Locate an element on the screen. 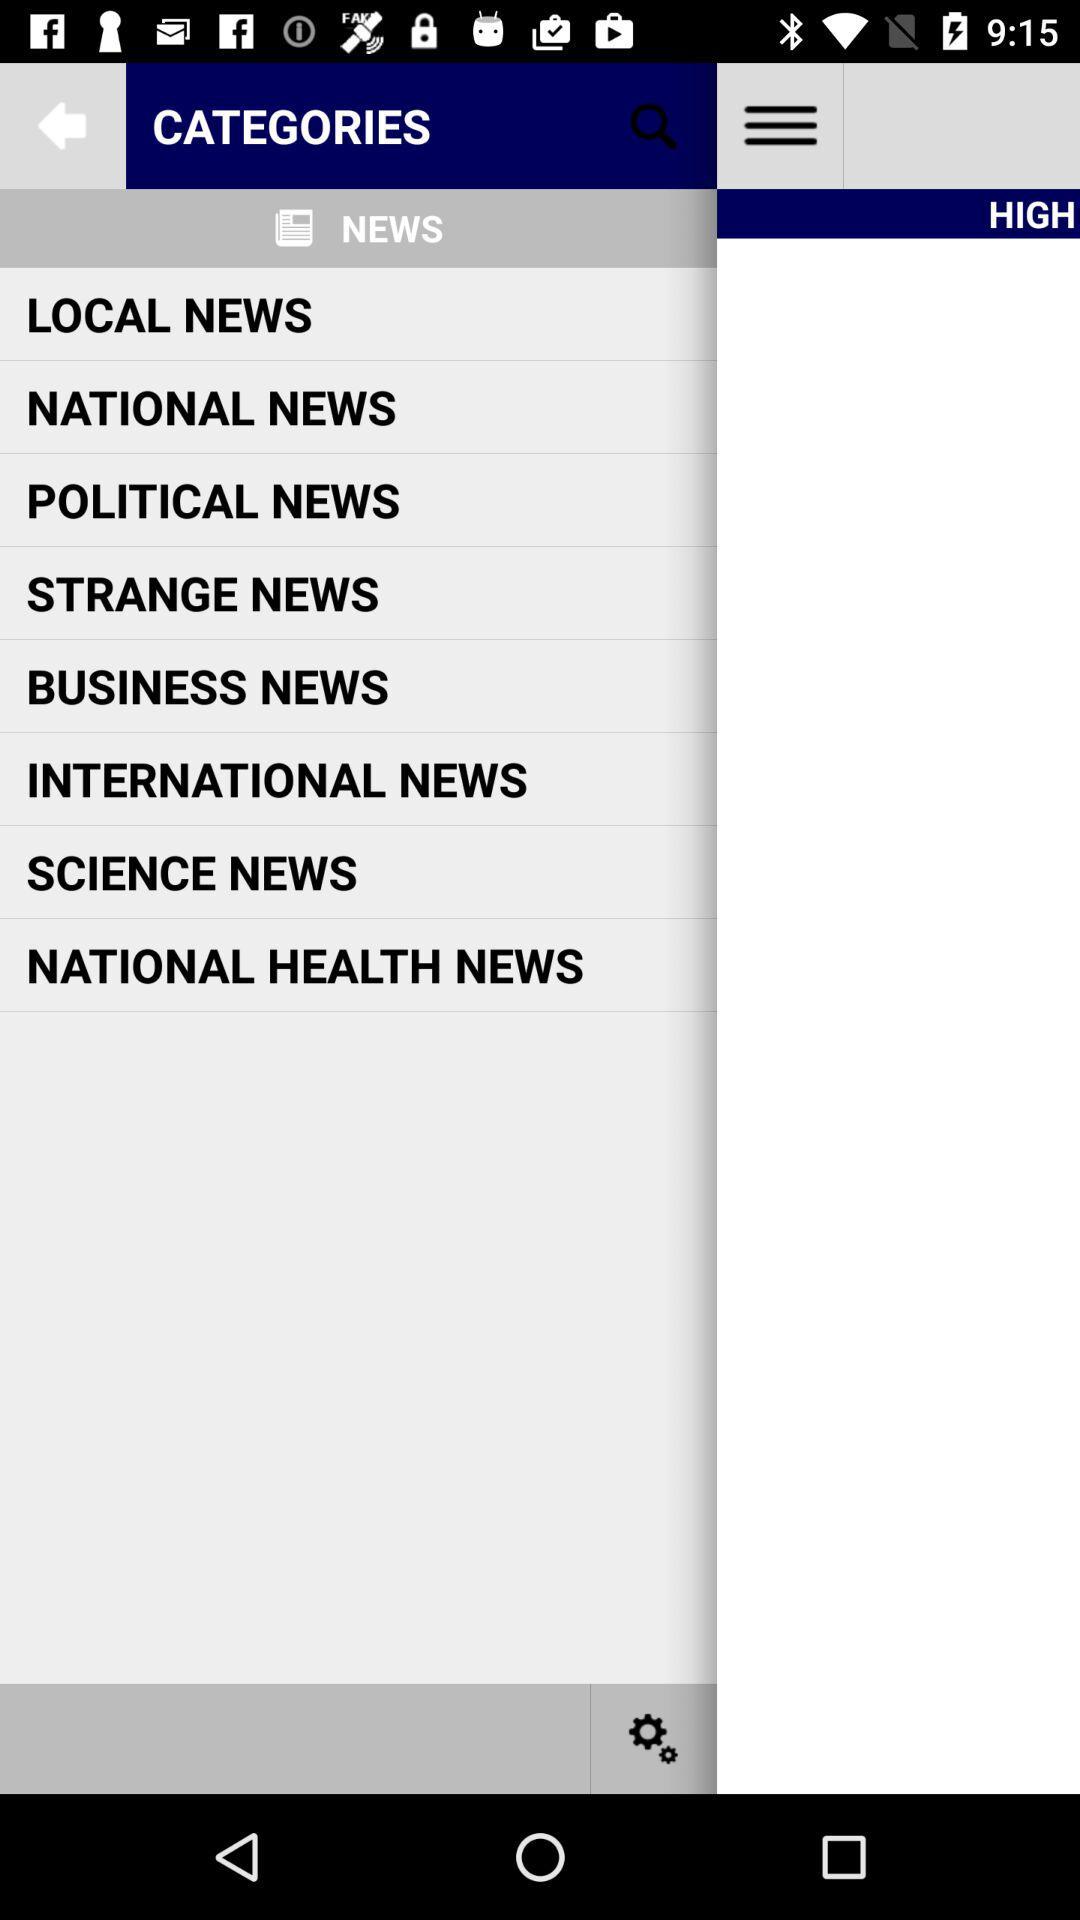 The width and height of the screenshot is (1080, 1920). all files is located at coordinates (778, 124).